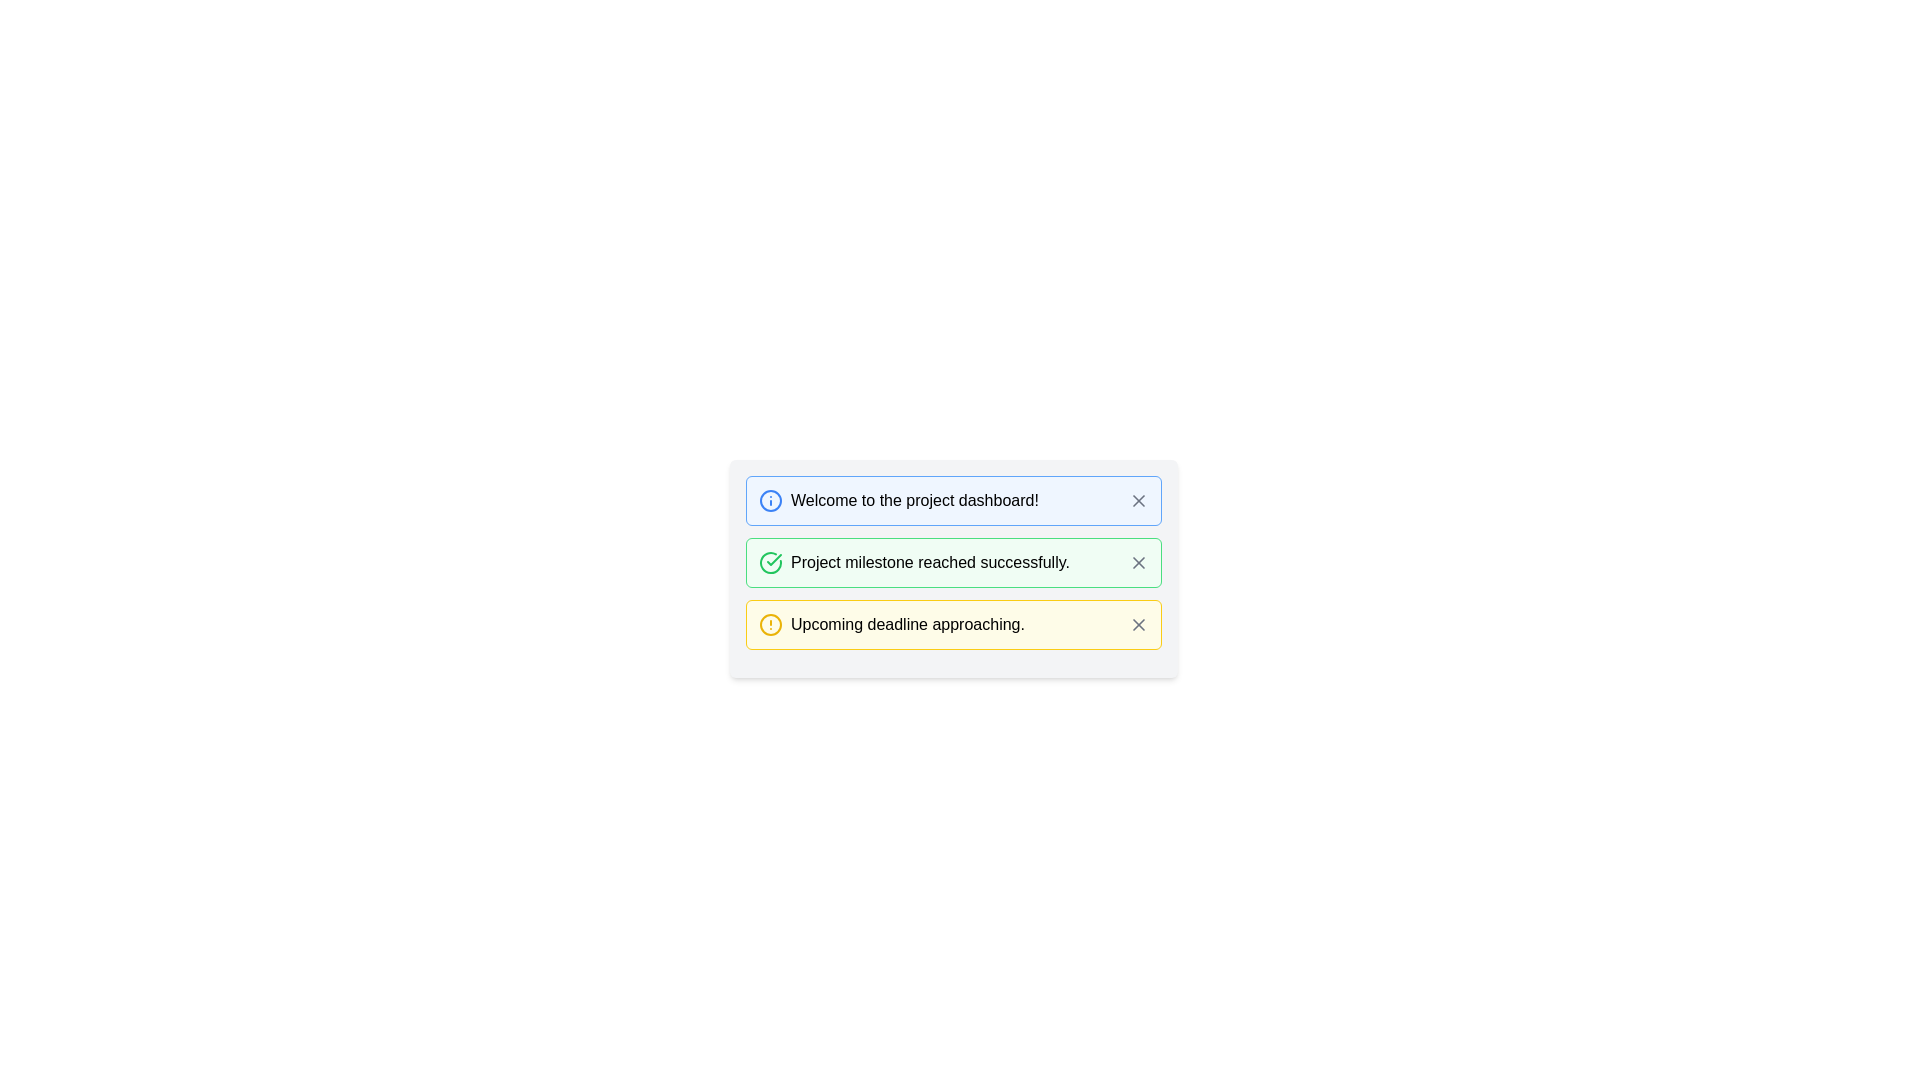 Image resolution: width=1920 pixels, height=1080 pixels. Describe the element at coordinates (770, 500) in the screenshot. I see `the circular shape with a blue border that serves as the background of the exclamation mark, located at the start of the first notification card in the dashboard, preceding the text 'Welcome to the project dashboard!'` at that location.